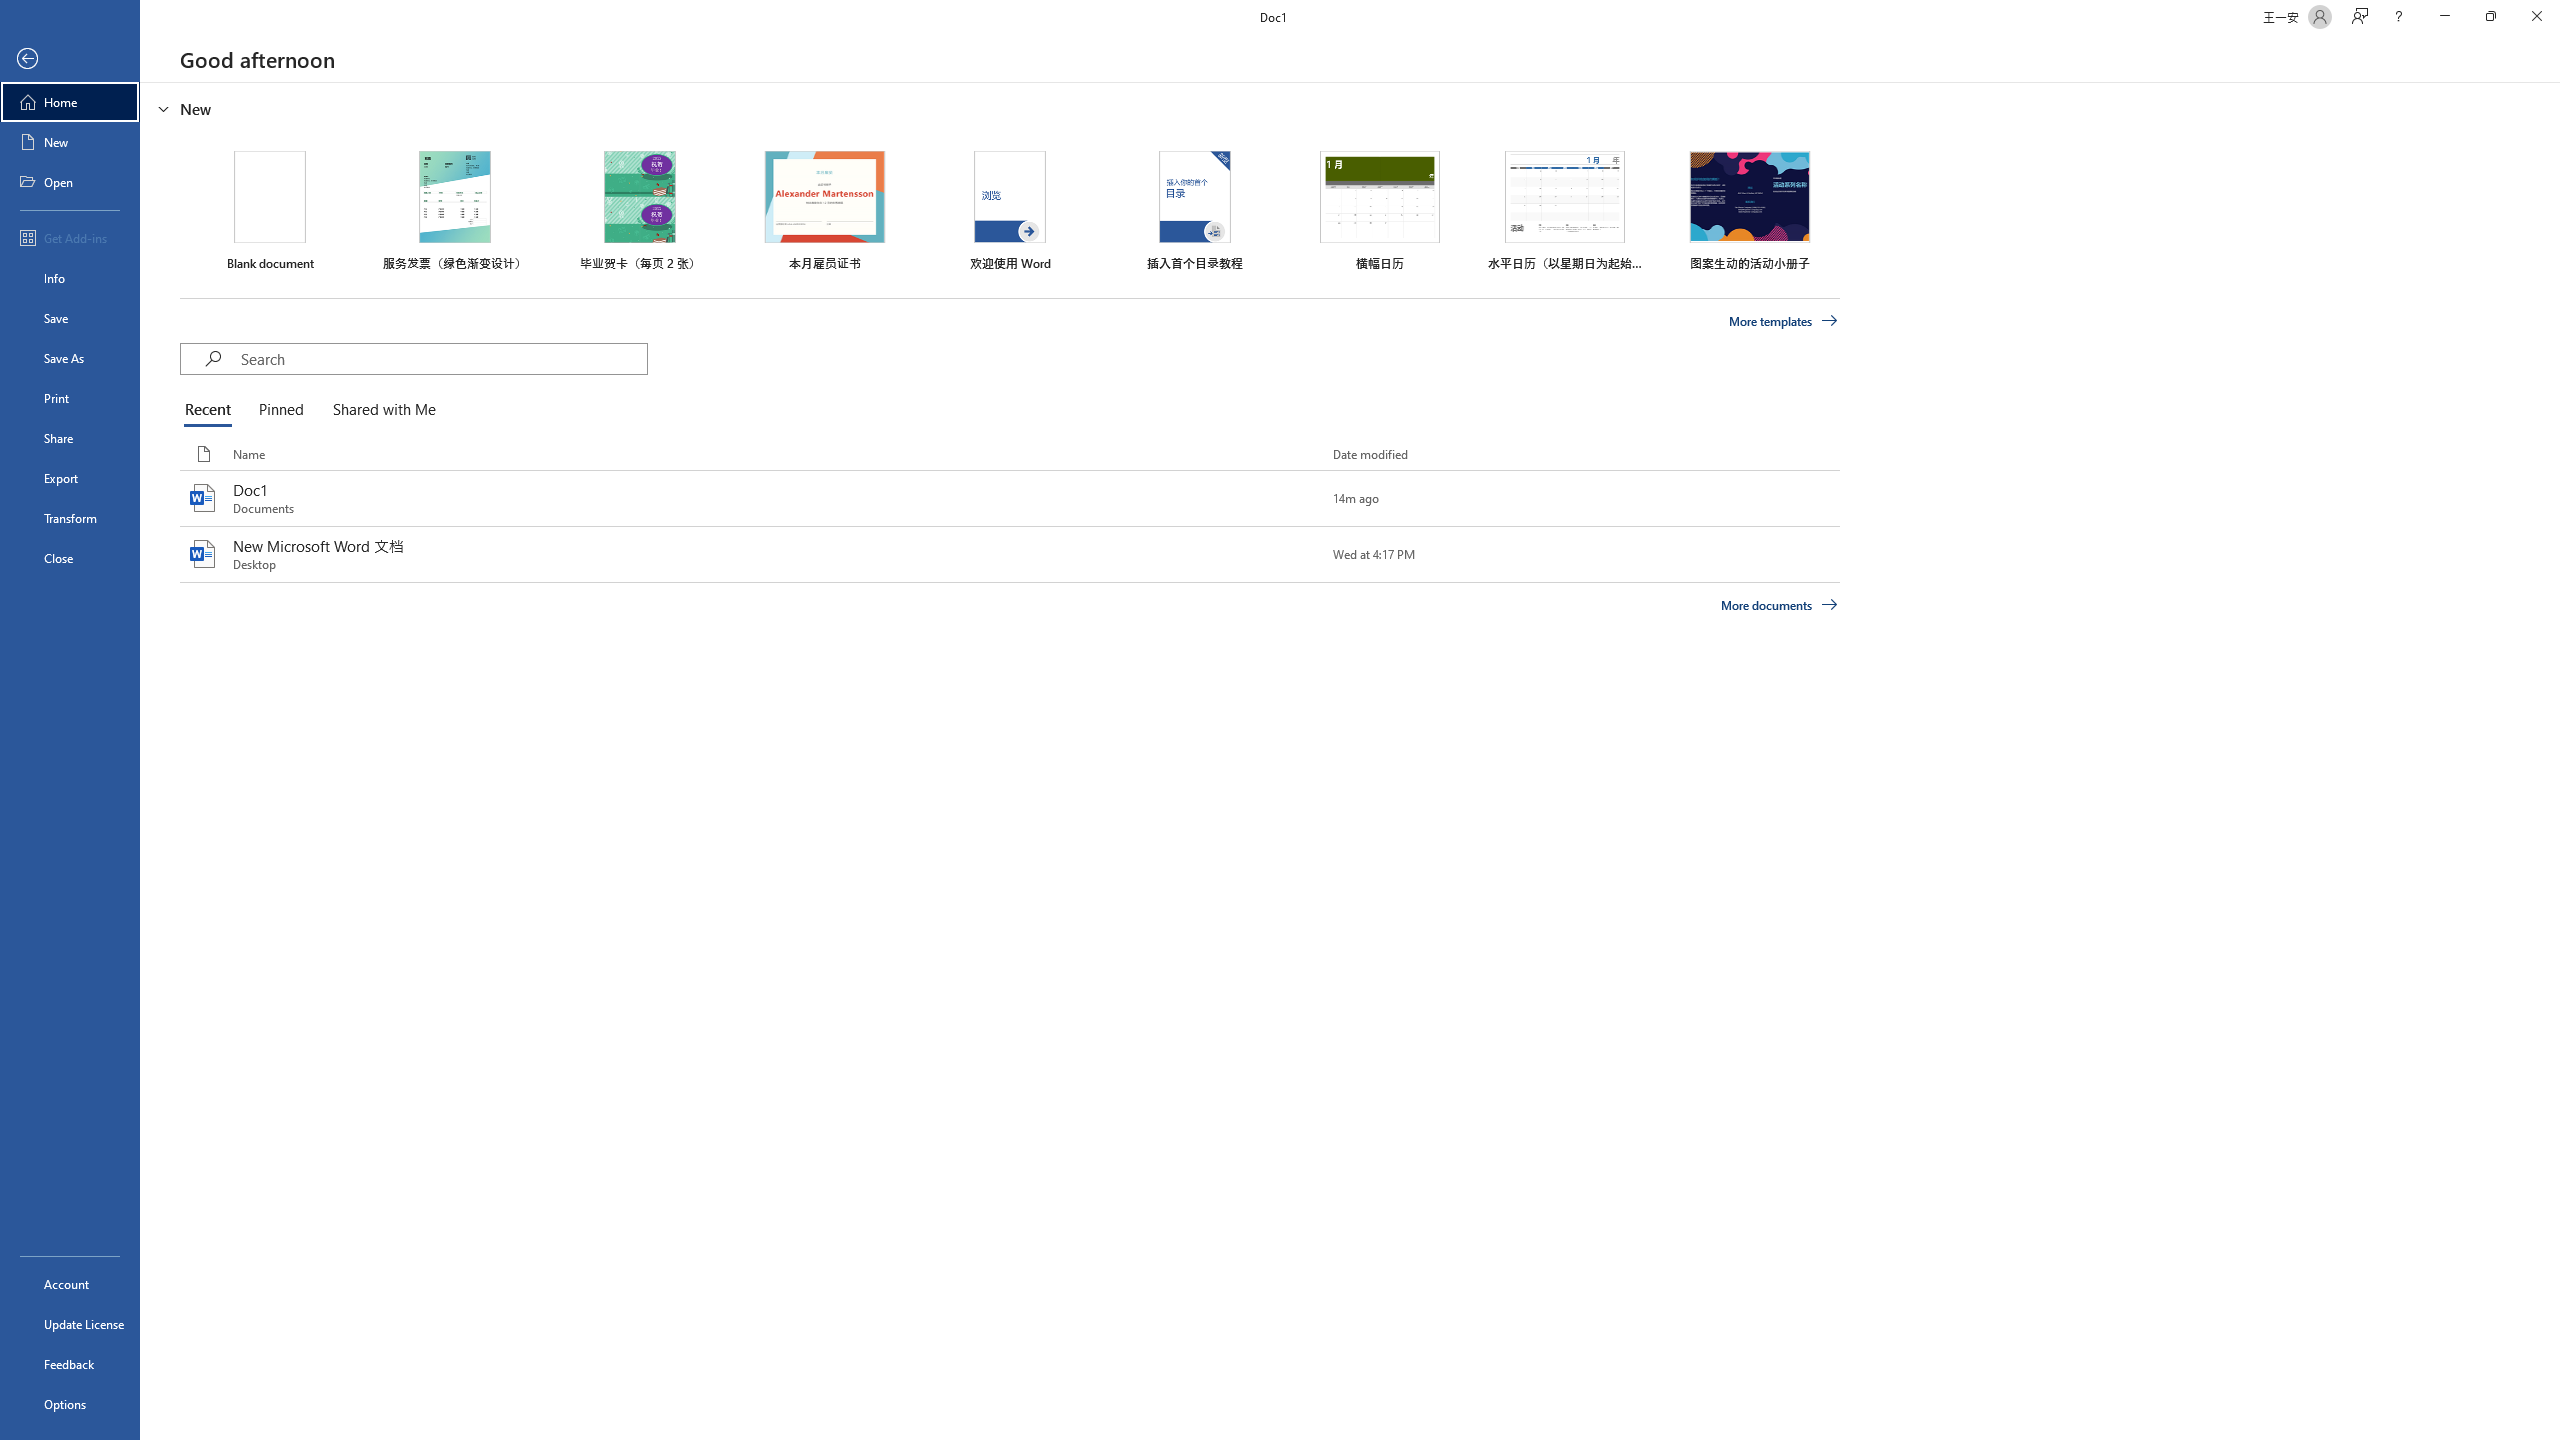 The width and height of the screenshot is (2560, 1440). What do you see at coordinates (69, 478) in the screenshot?
I see `'Export'` at bounding box center [69, 478].